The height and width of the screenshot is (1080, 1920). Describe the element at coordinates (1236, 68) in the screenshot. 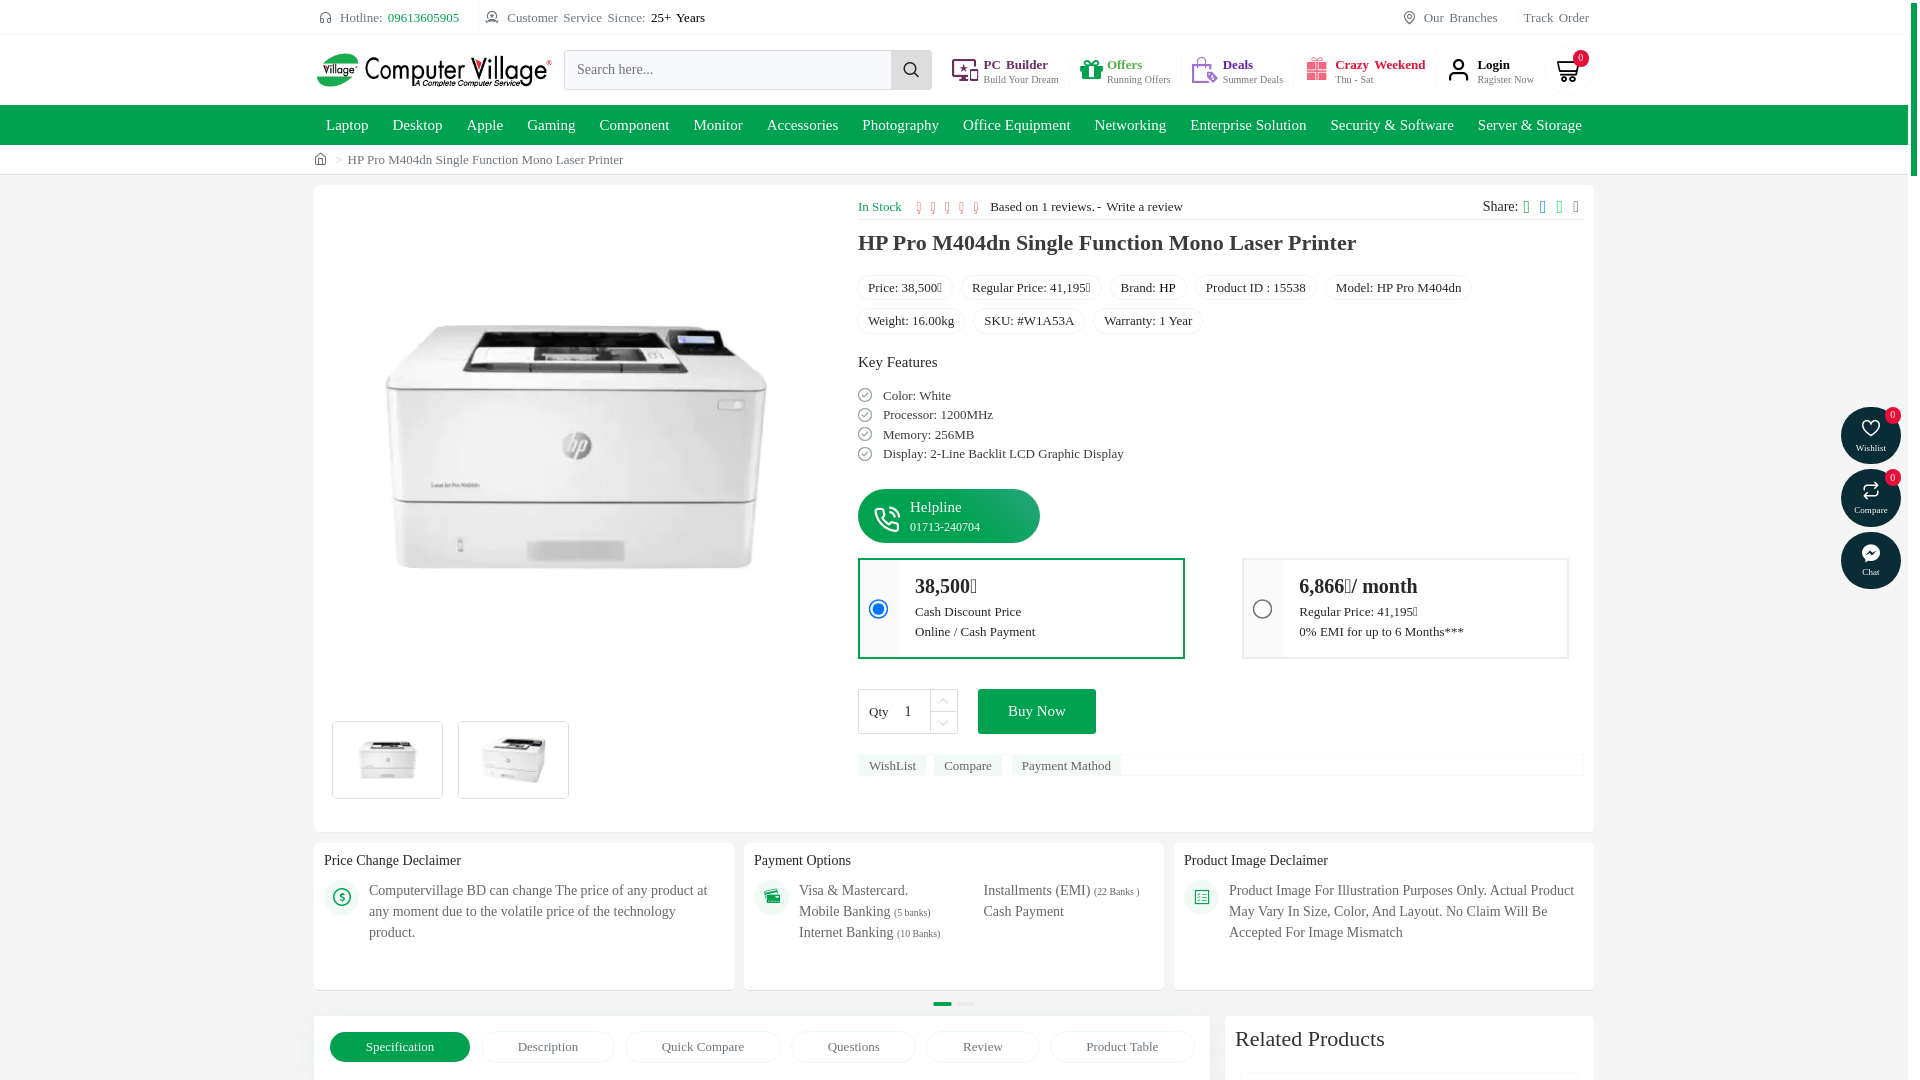

I see `'Deals` at that location.